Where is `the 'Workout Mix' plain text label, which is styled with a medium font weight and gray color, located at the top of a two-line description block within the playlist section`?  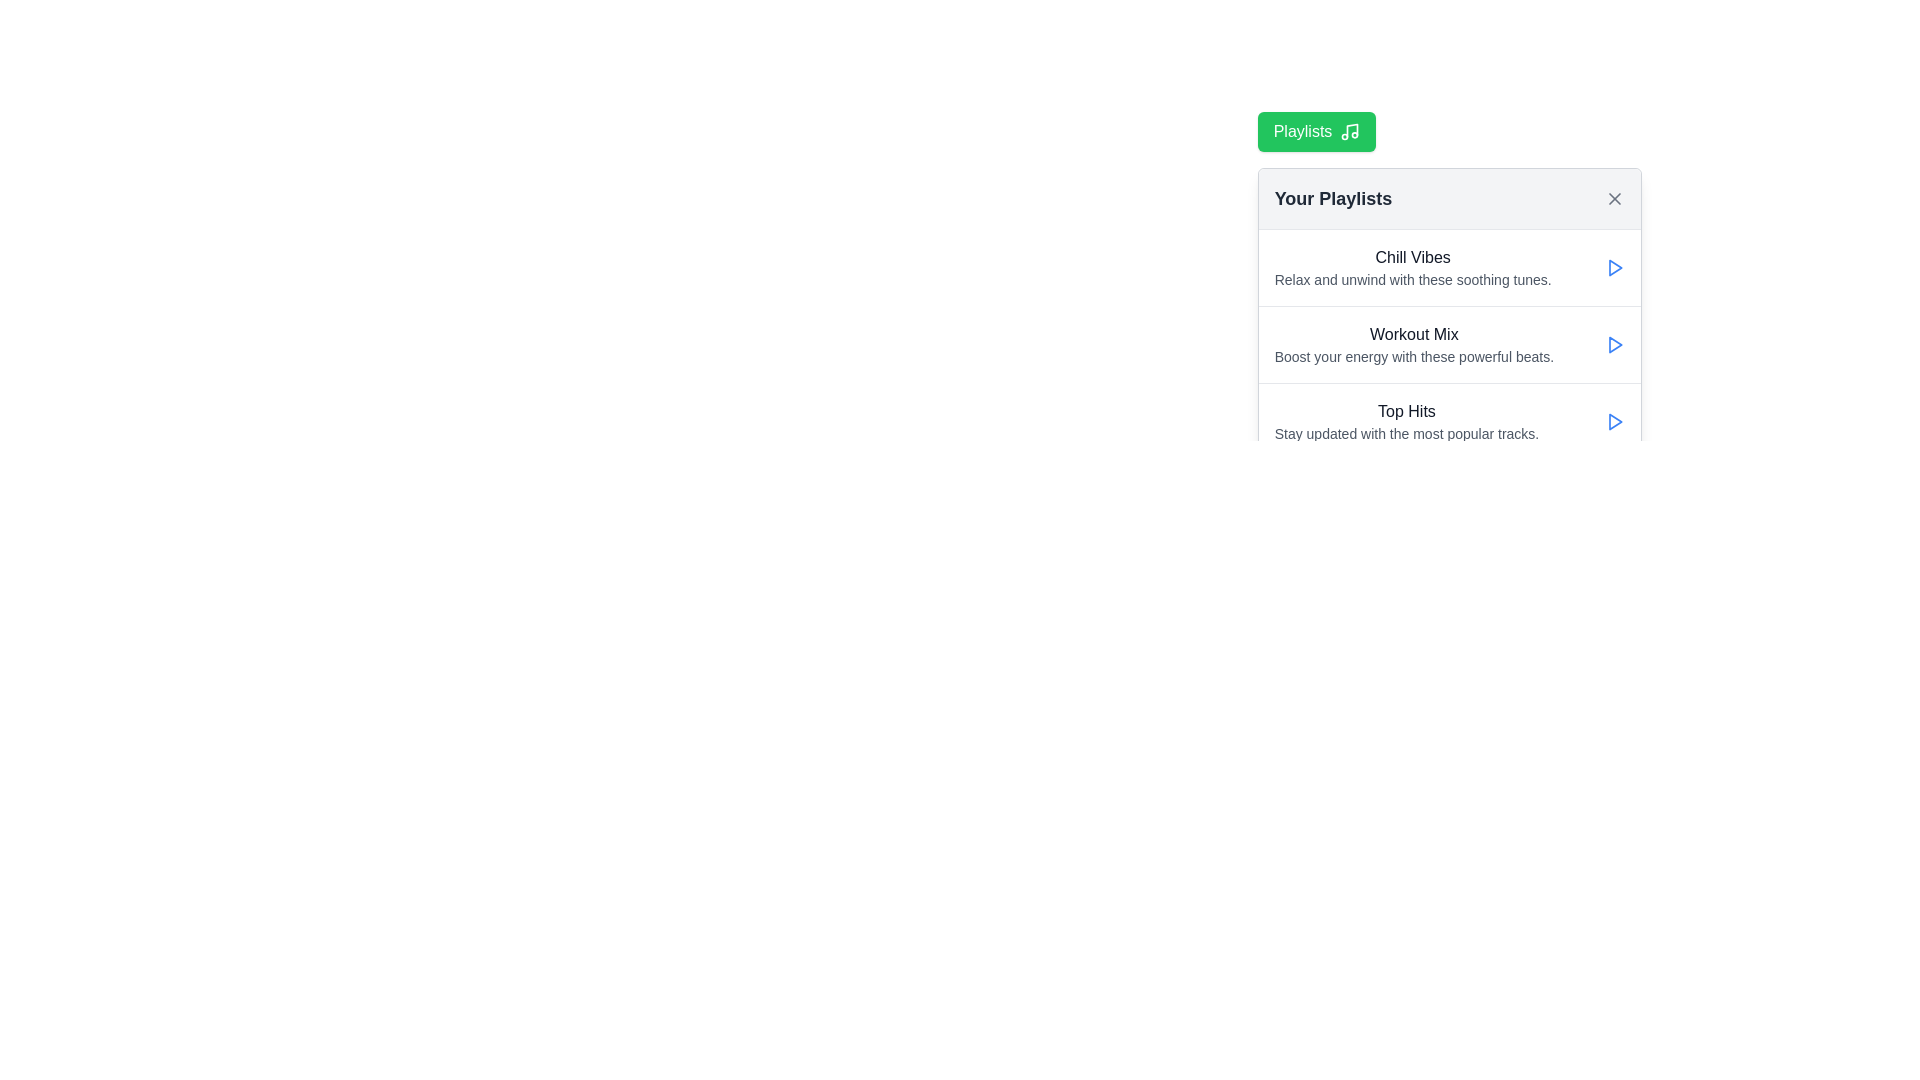
the 'Workout Mix' plain text label, which is styled with a medium font weight and gray color, located at the top of a two-line description block within the playlist section is located at coordinates (1413, 334).